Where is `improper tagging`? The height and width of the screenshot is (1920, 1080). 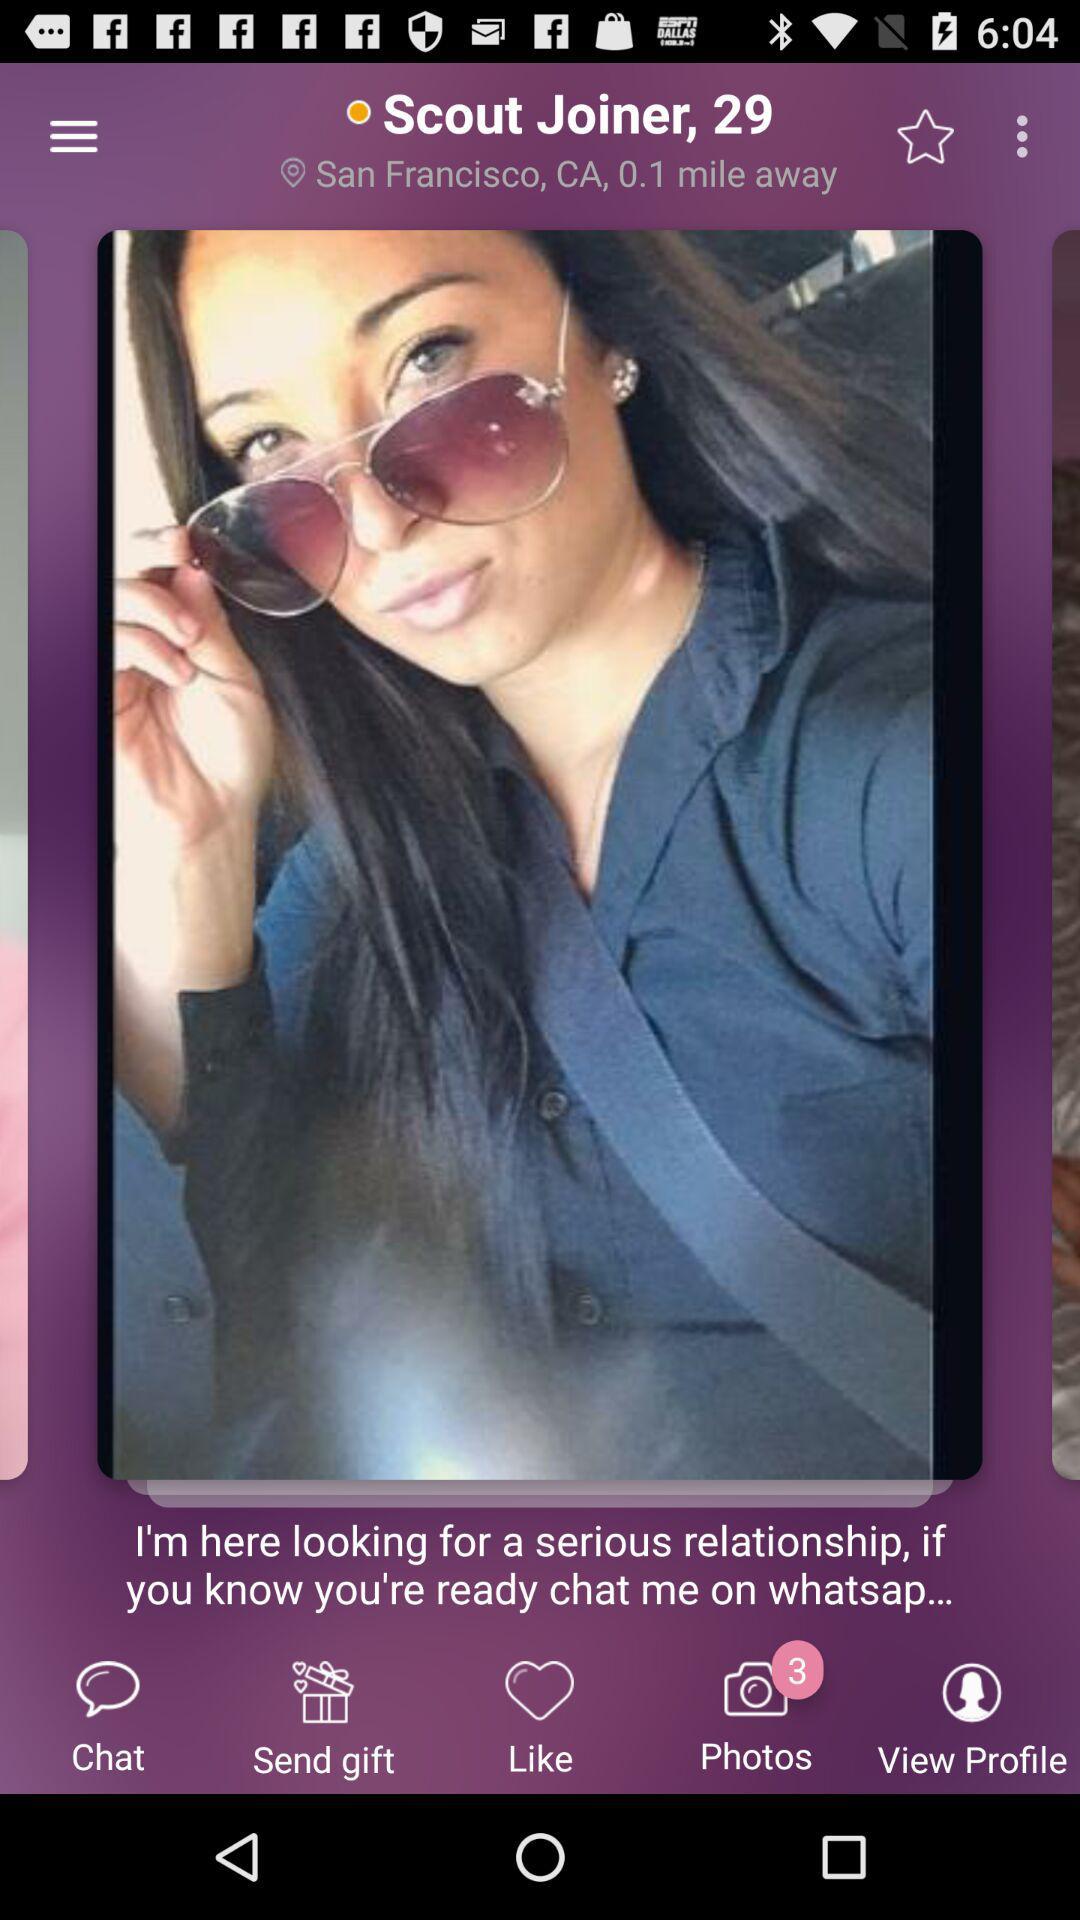 improper tagging is located at coordinates (540, 1465).